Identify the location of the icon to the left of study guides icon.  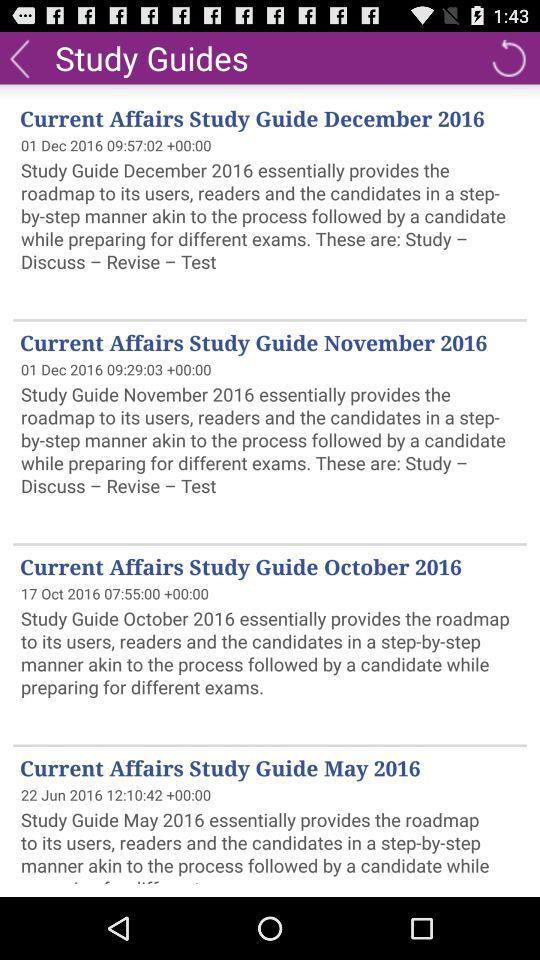
(18, 56).